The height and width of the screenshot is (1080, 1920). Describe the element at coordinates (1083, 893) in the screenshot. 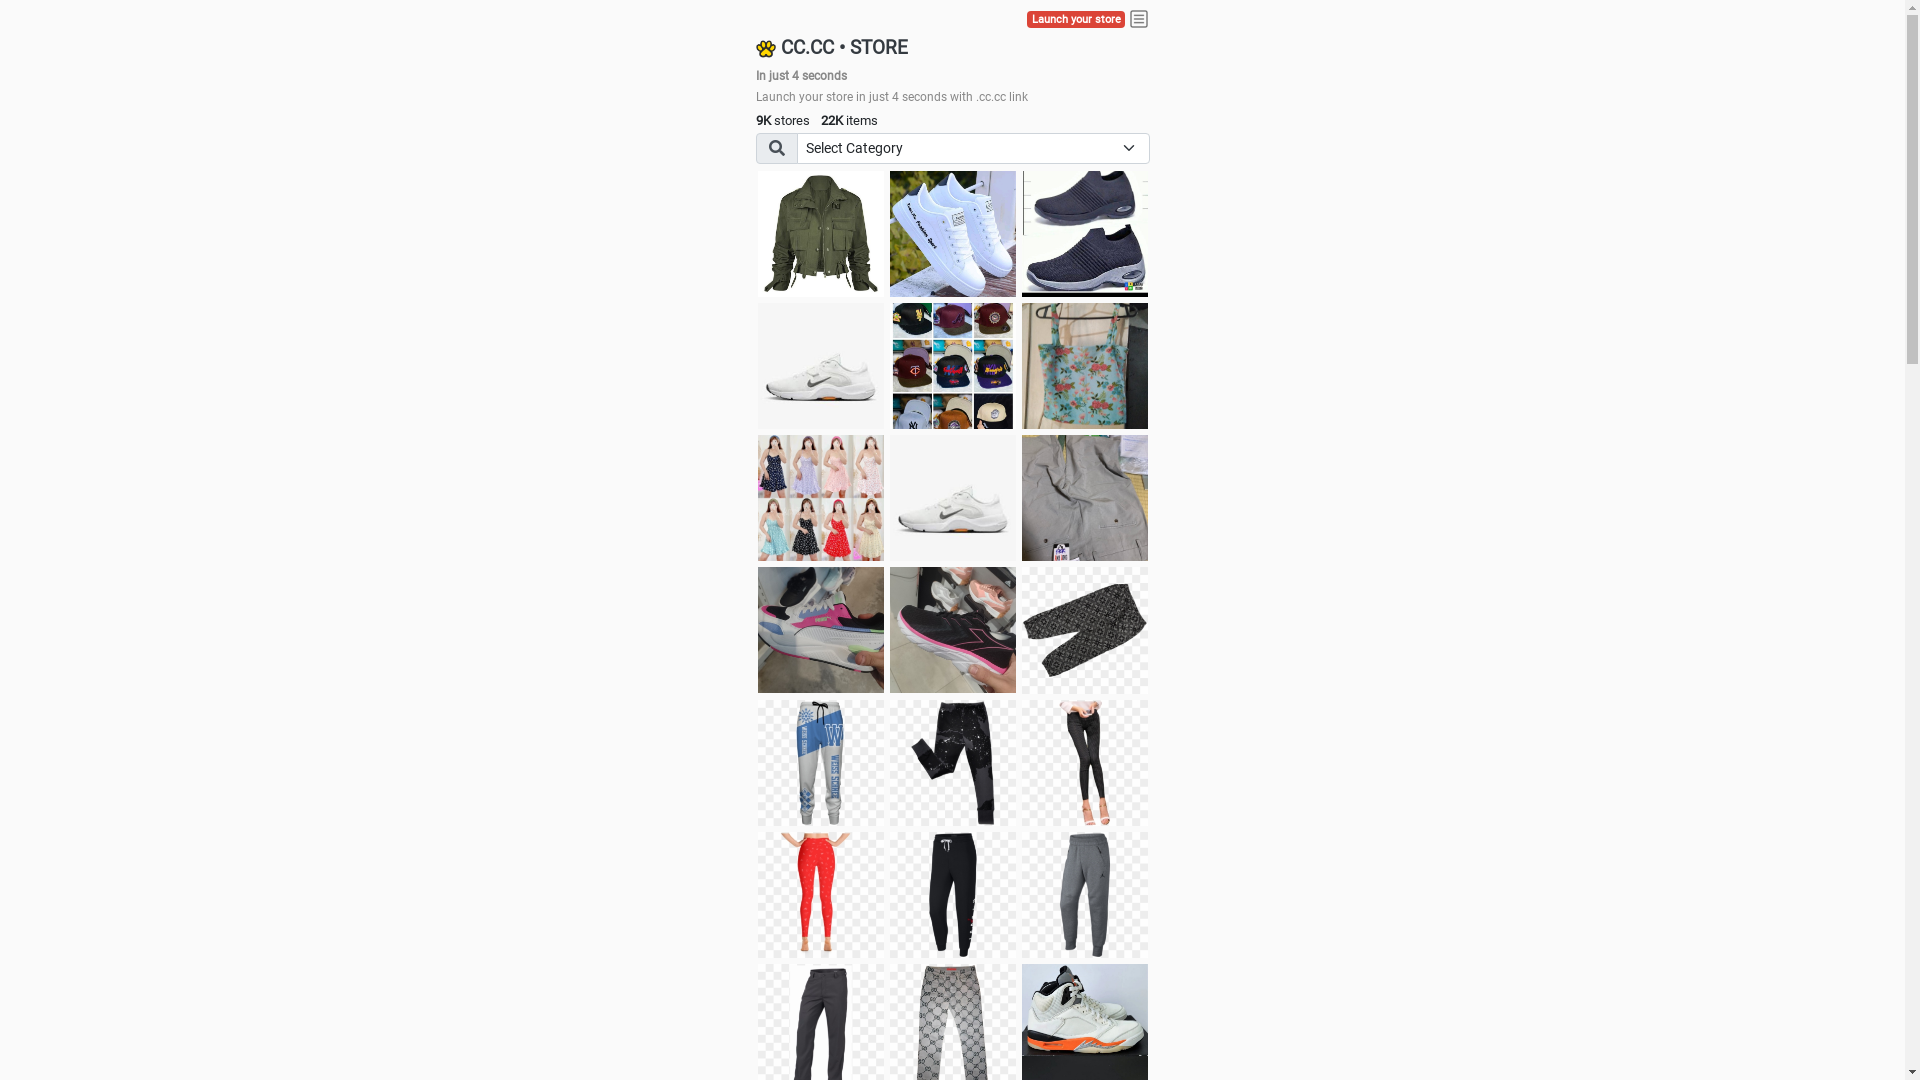

I see `'Pant'` at that location.